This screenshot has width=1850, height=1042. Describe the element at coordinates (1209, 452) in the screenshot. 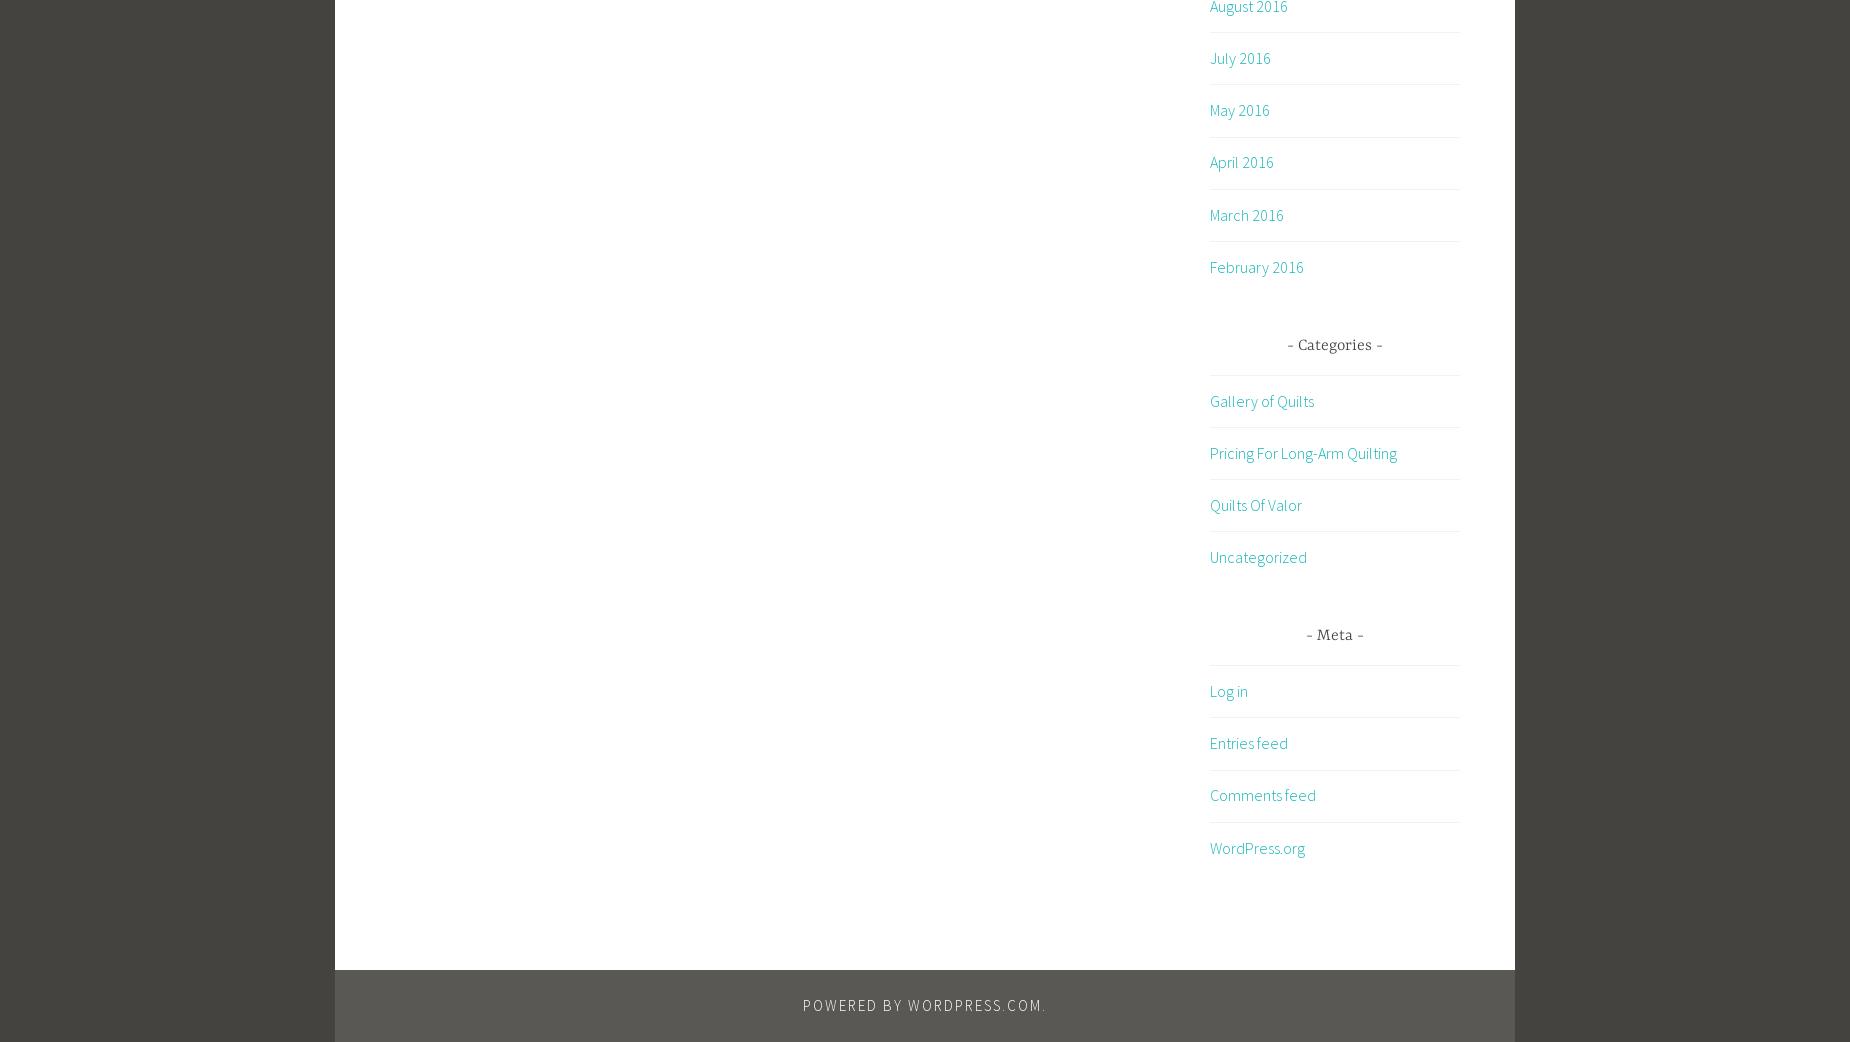

I see `'Pricing For Long-Arm Quilting'` at that location.